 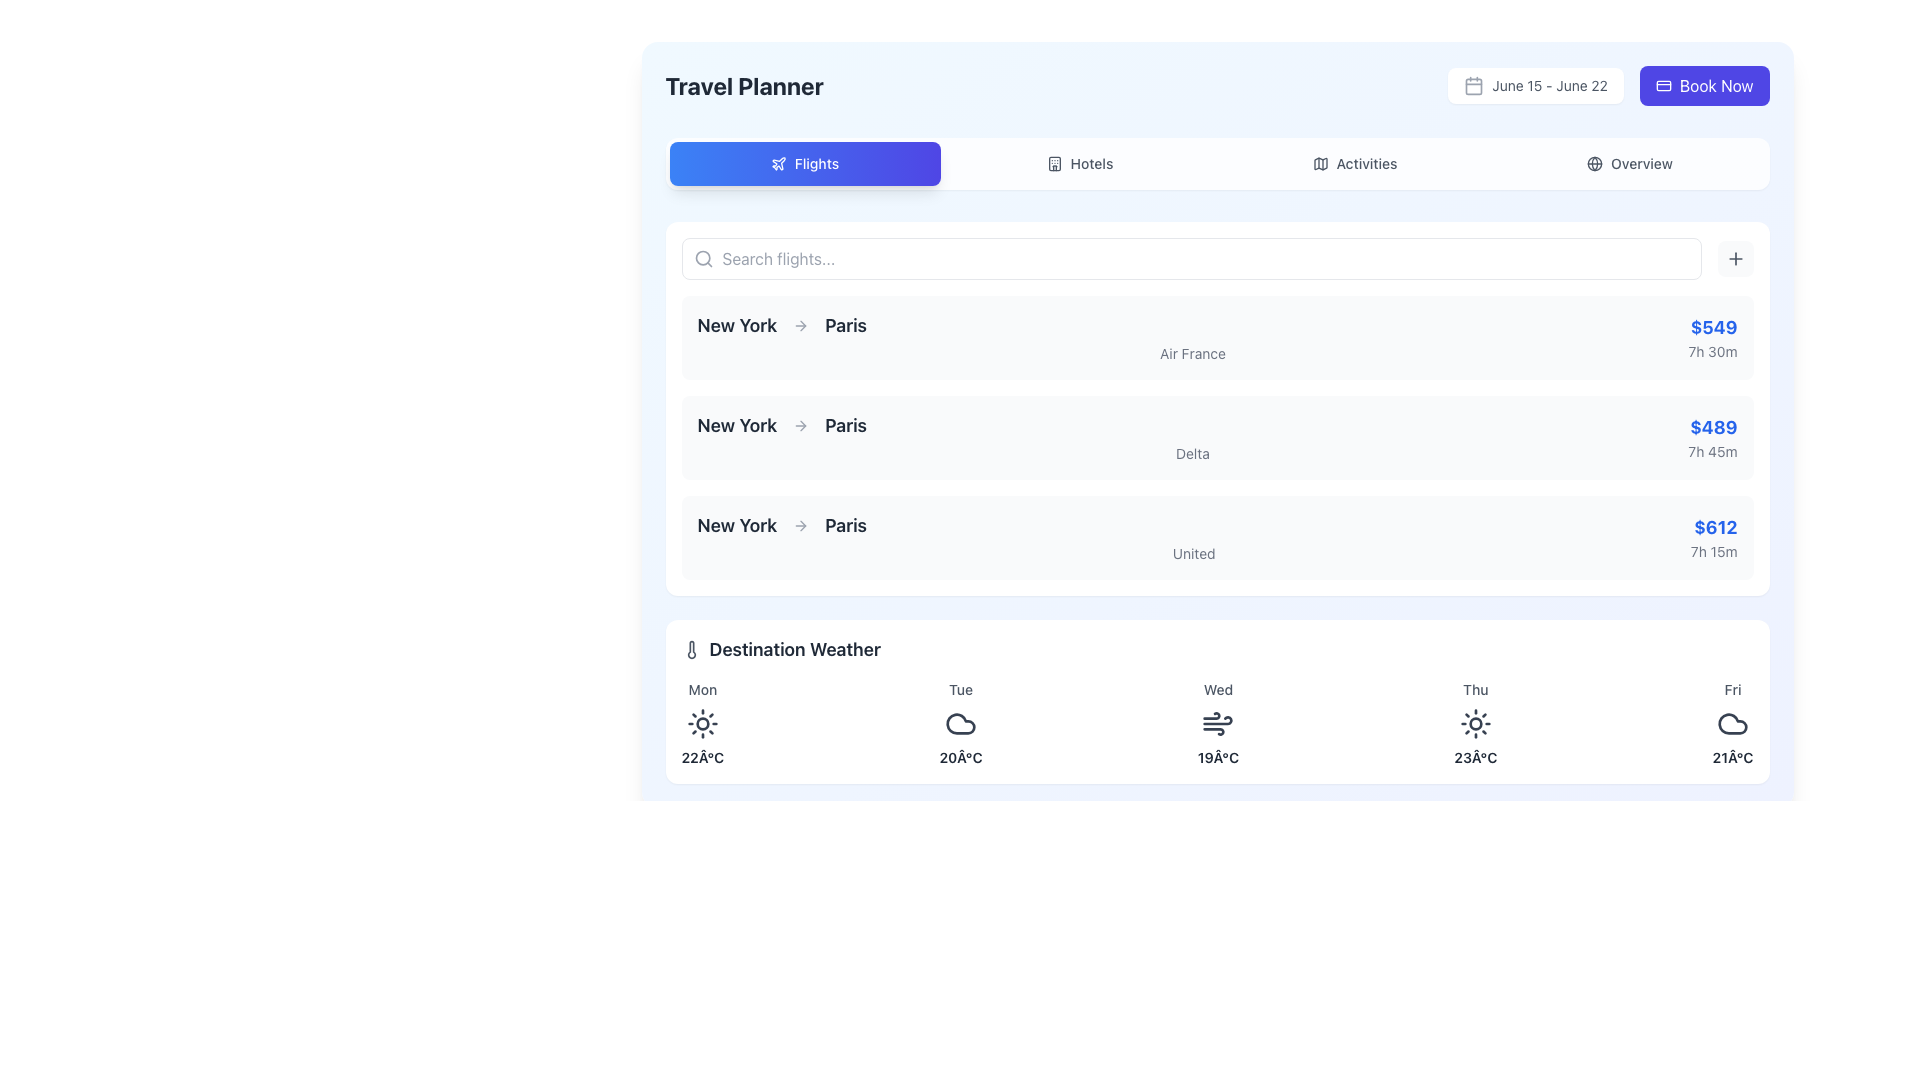 What do you see at coordinates (846, 325) in the screenshot?
I see `the text label displaying 'Paris' in bold and dark gray font, which signifies a destination in the flight route layout` at bounding box center [846, 325].